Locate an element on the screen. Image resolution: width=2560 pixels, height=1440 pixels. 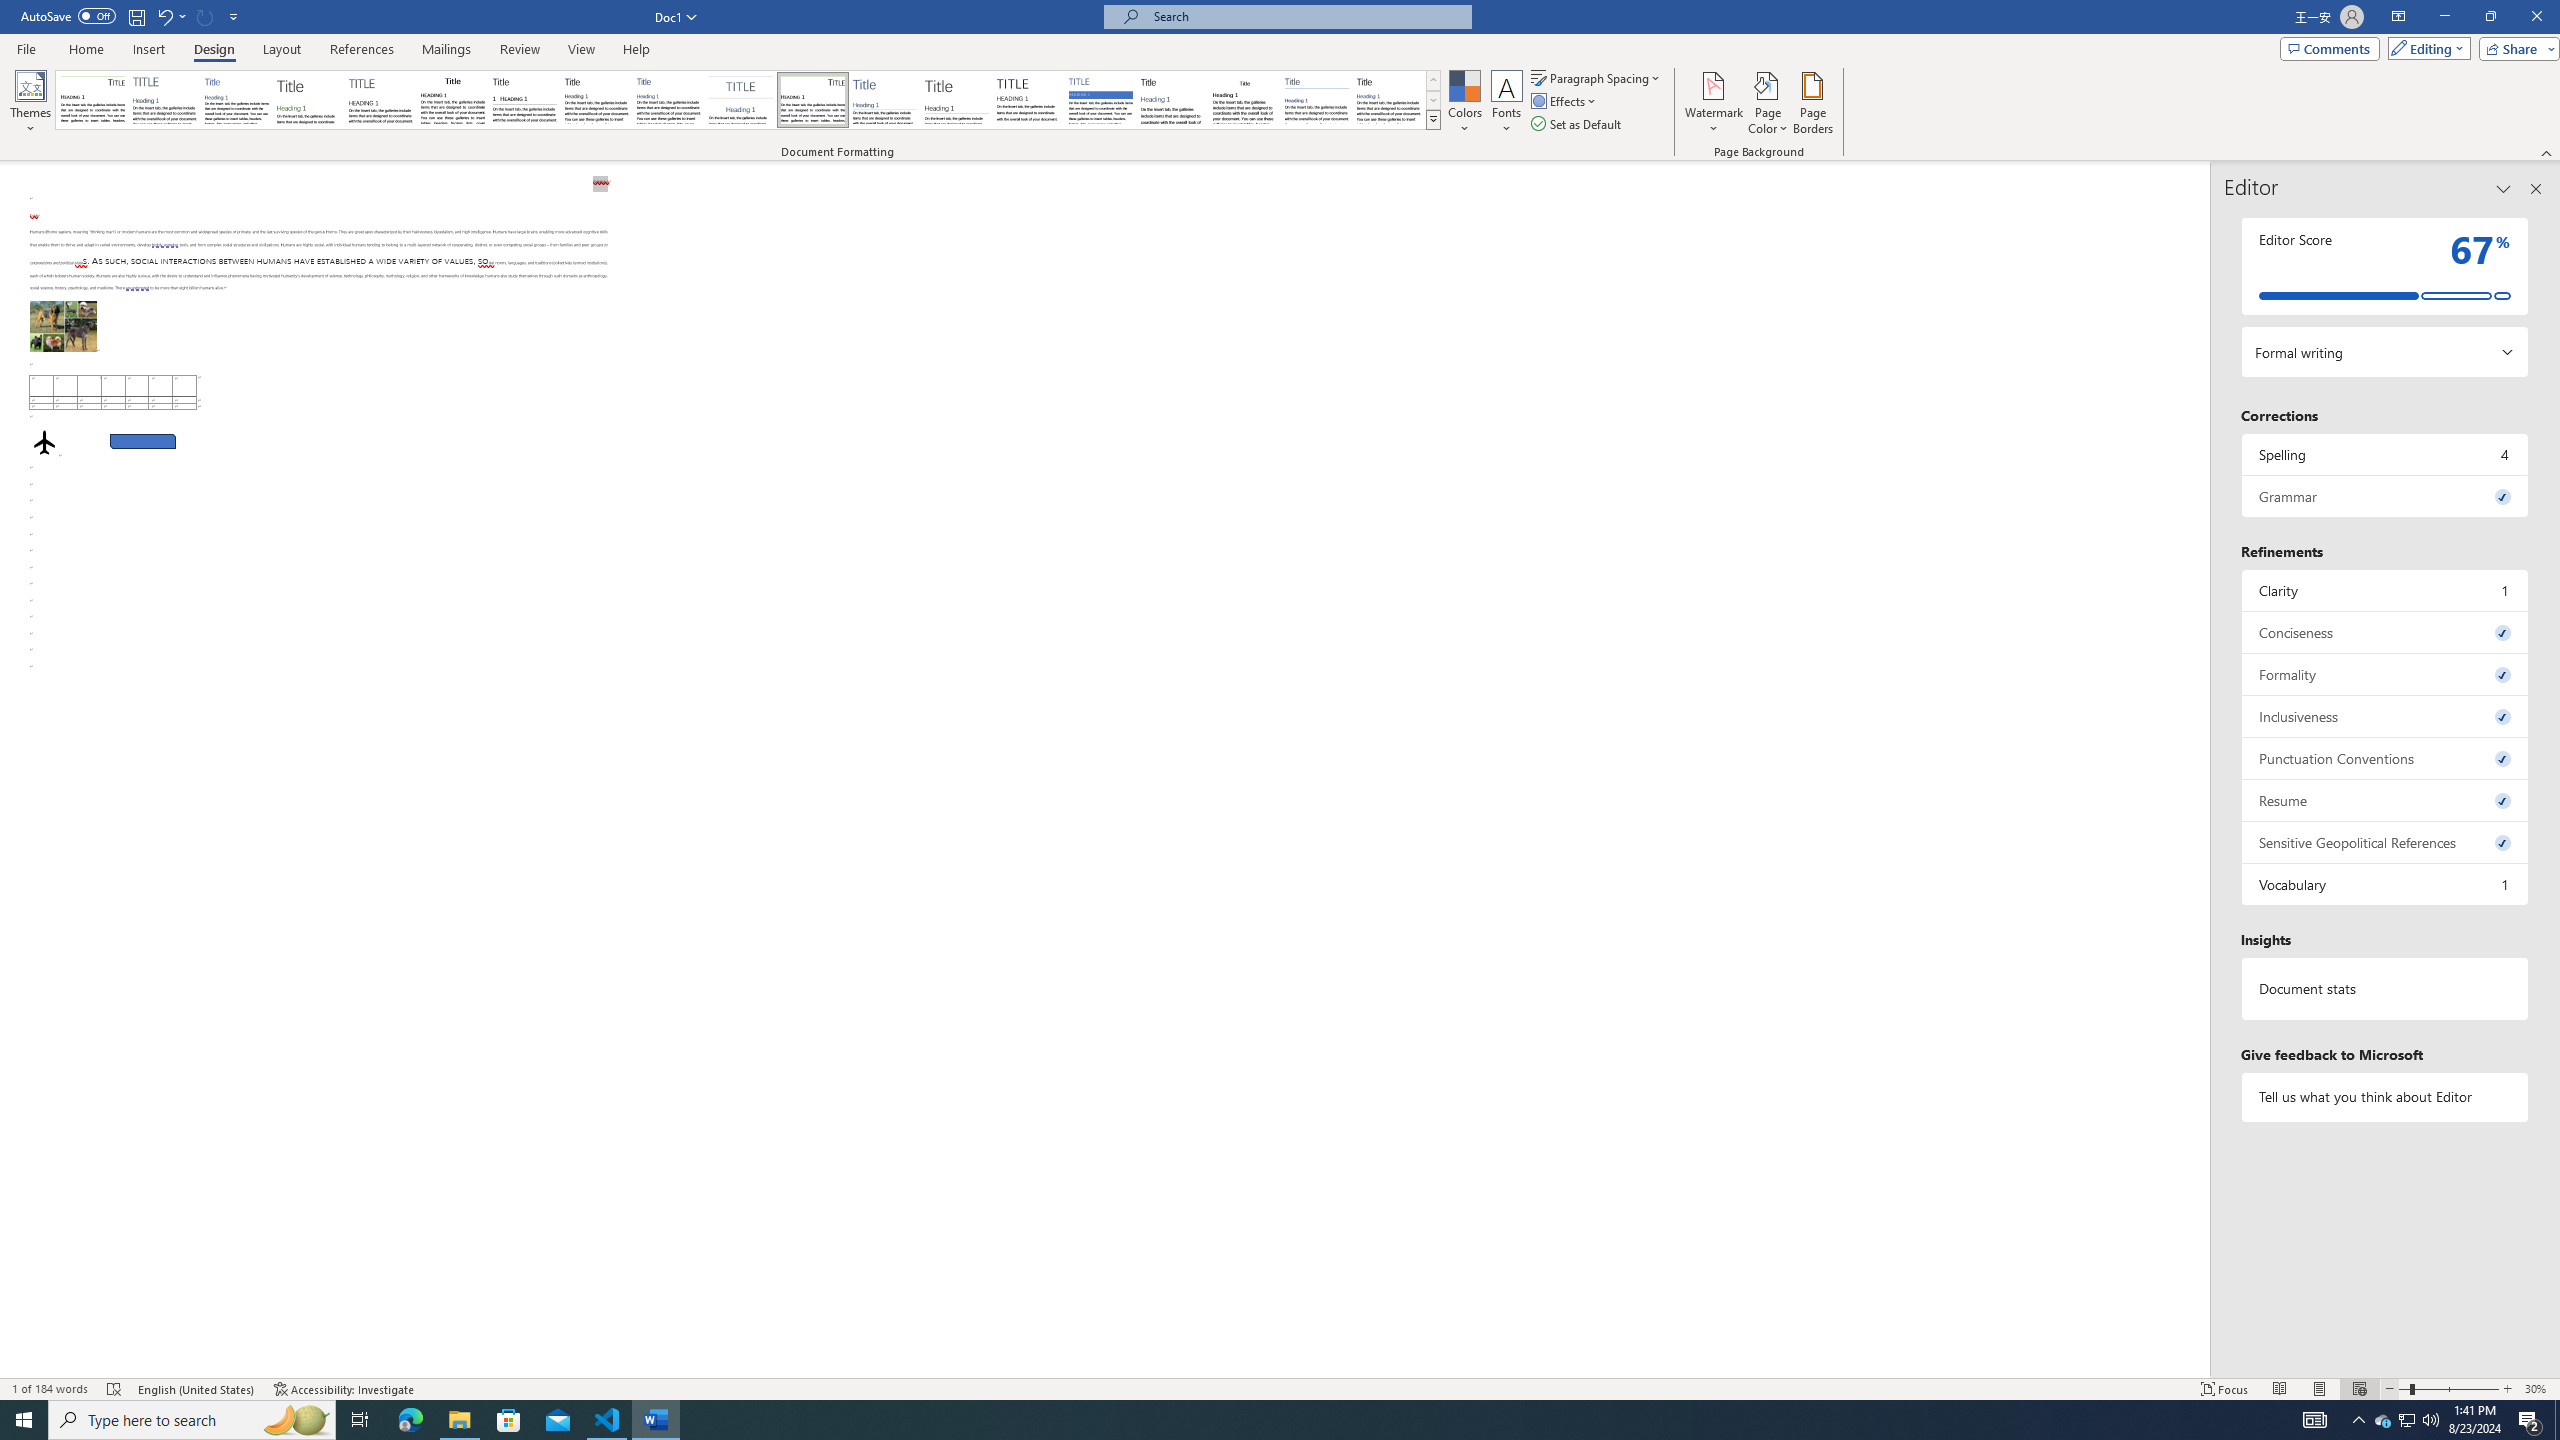
'Page Color' is located at coordinates (1768, 103).